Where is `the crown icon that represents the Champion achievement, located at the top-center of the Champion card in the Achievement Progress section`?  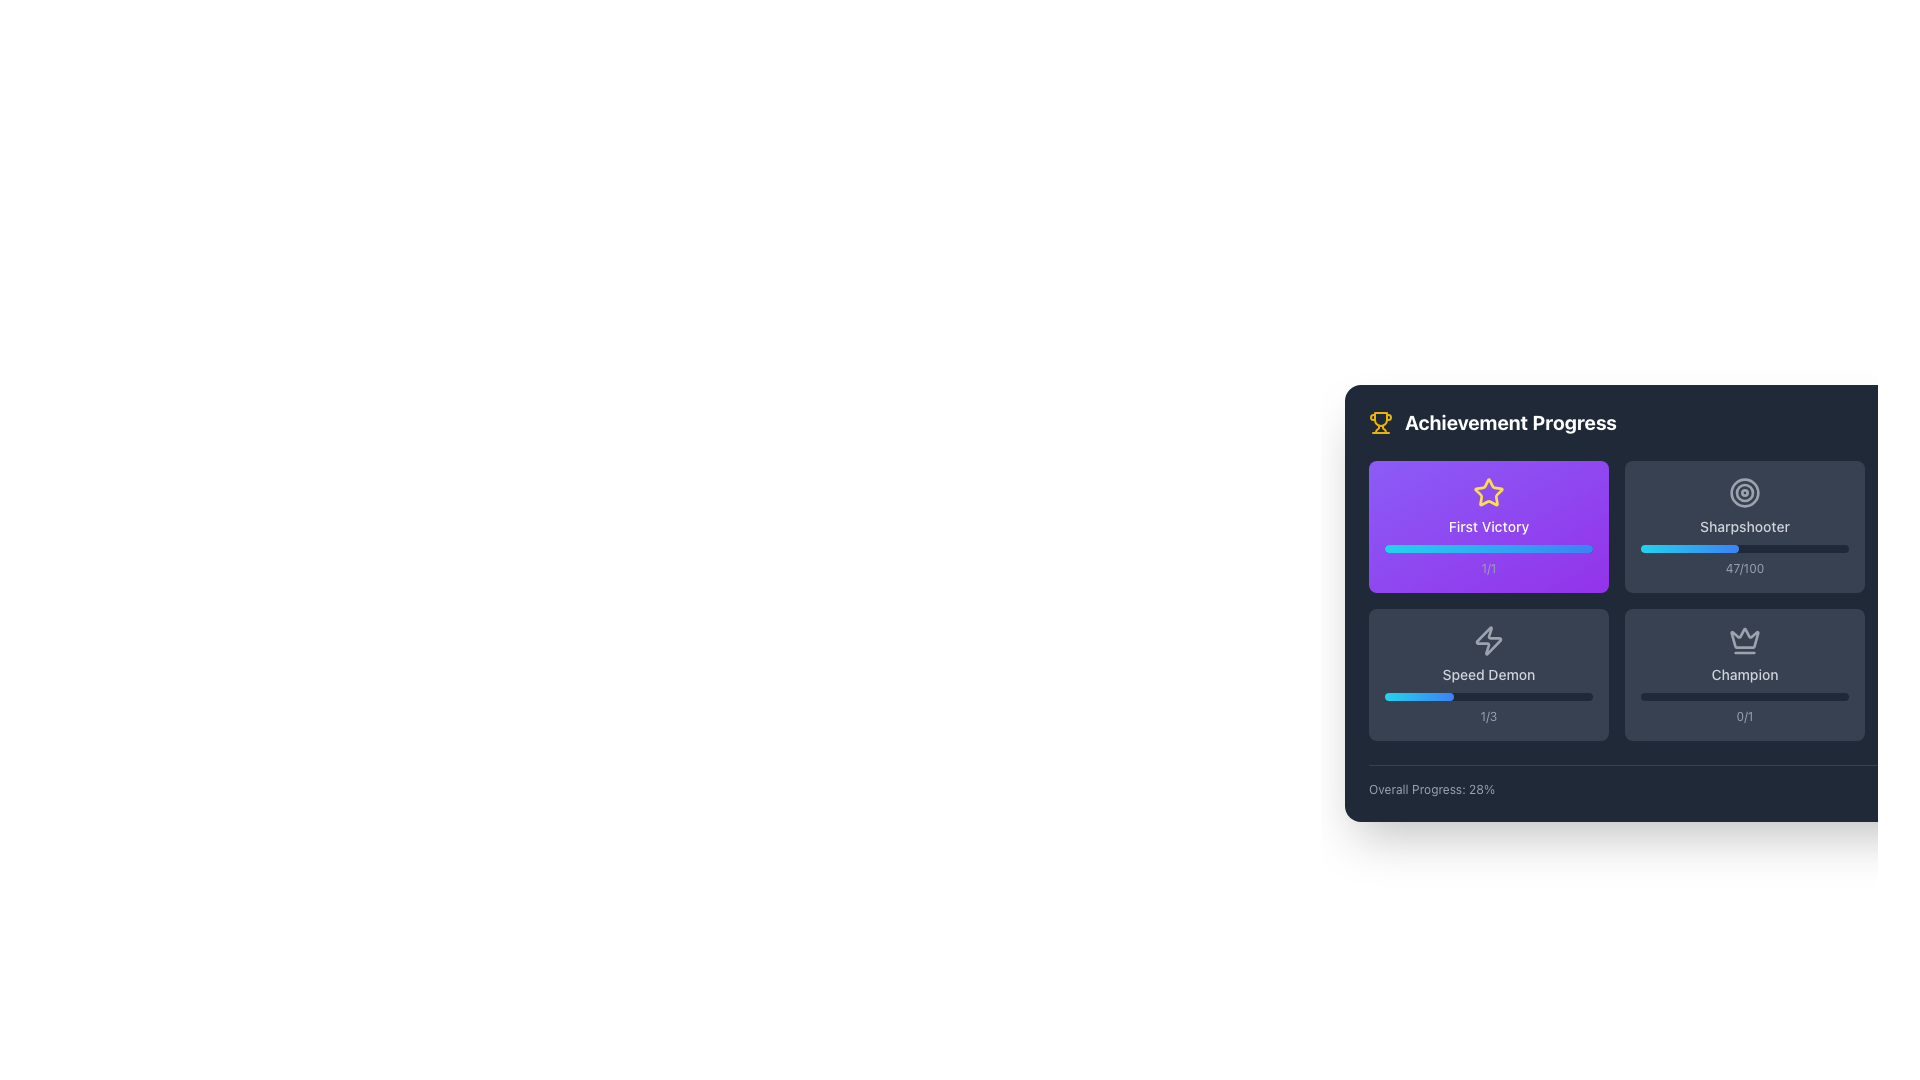 the crown icon that represents the Champion achievement, located at the top-center of the Champion card in the Achievement Progress section is located at coordinates (1744, 638).